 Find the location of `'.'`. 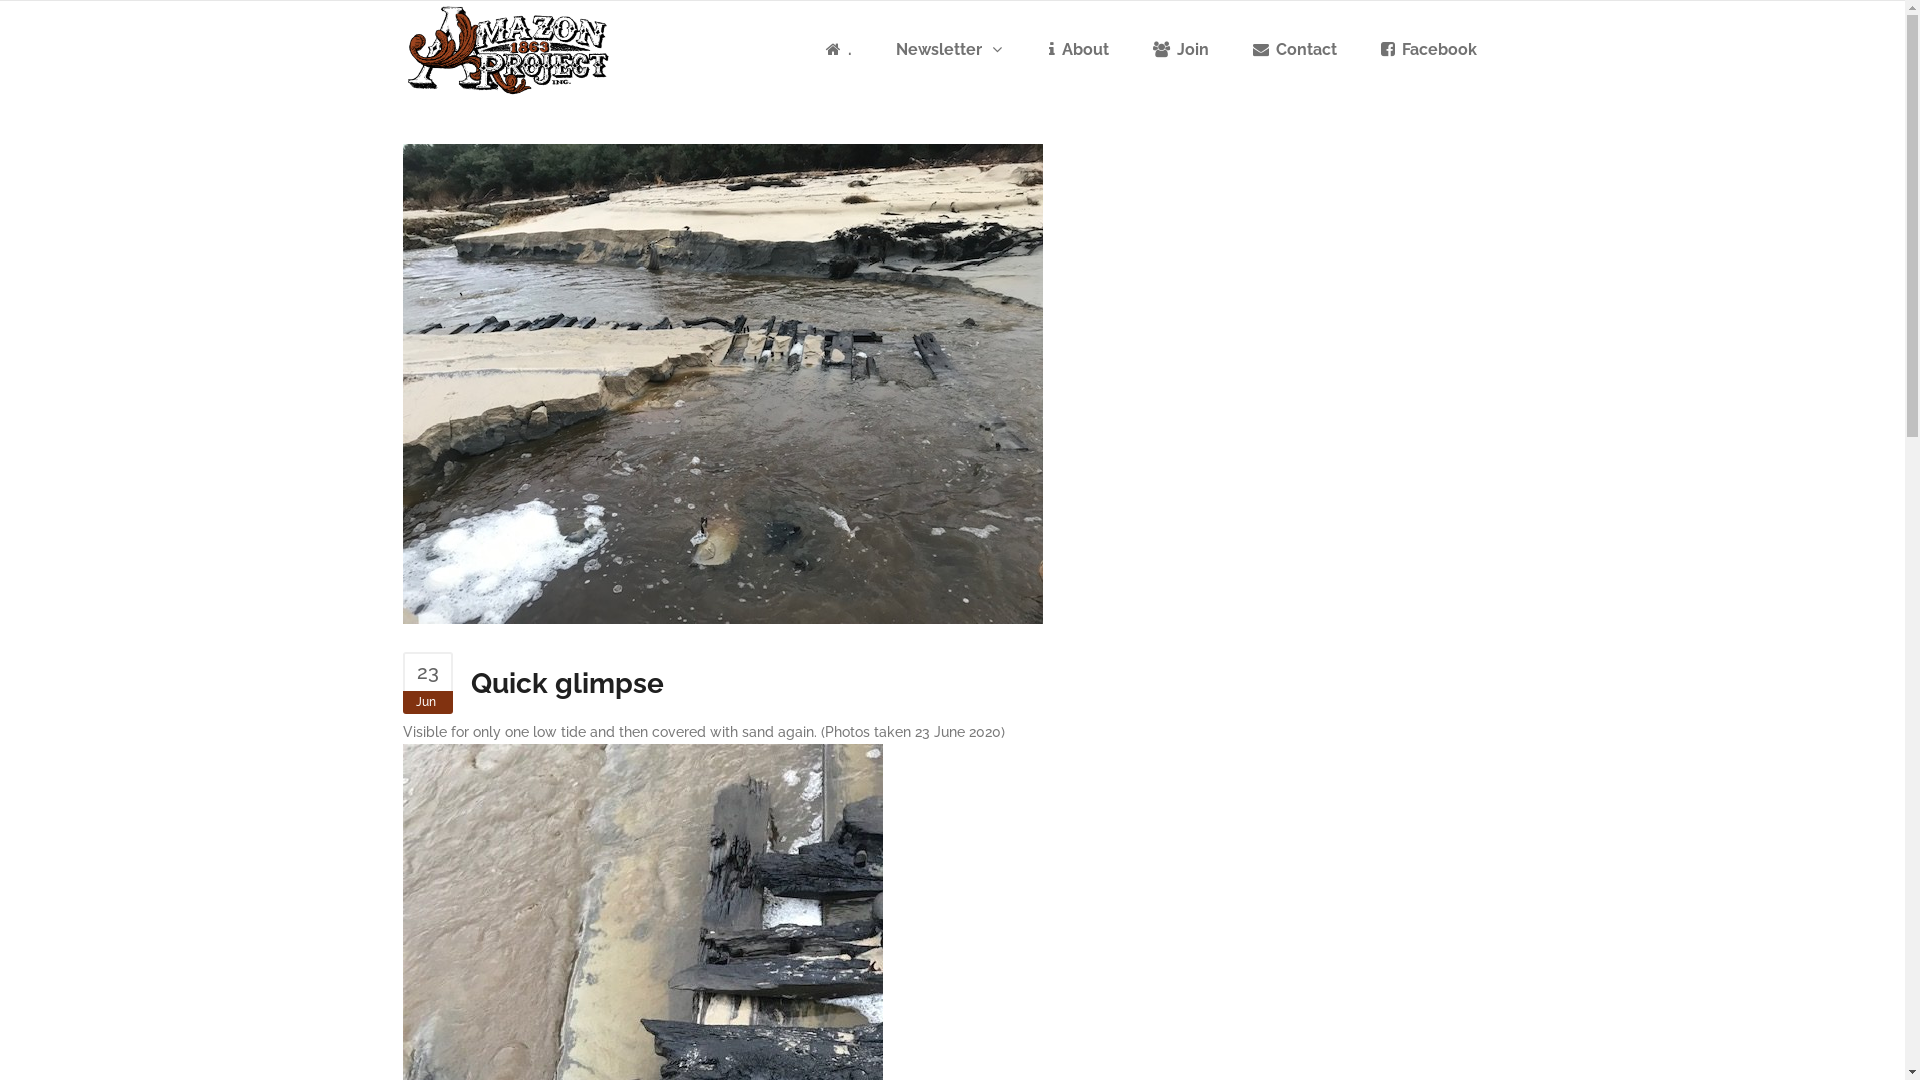

'.' is located at coordinates (839, 49).